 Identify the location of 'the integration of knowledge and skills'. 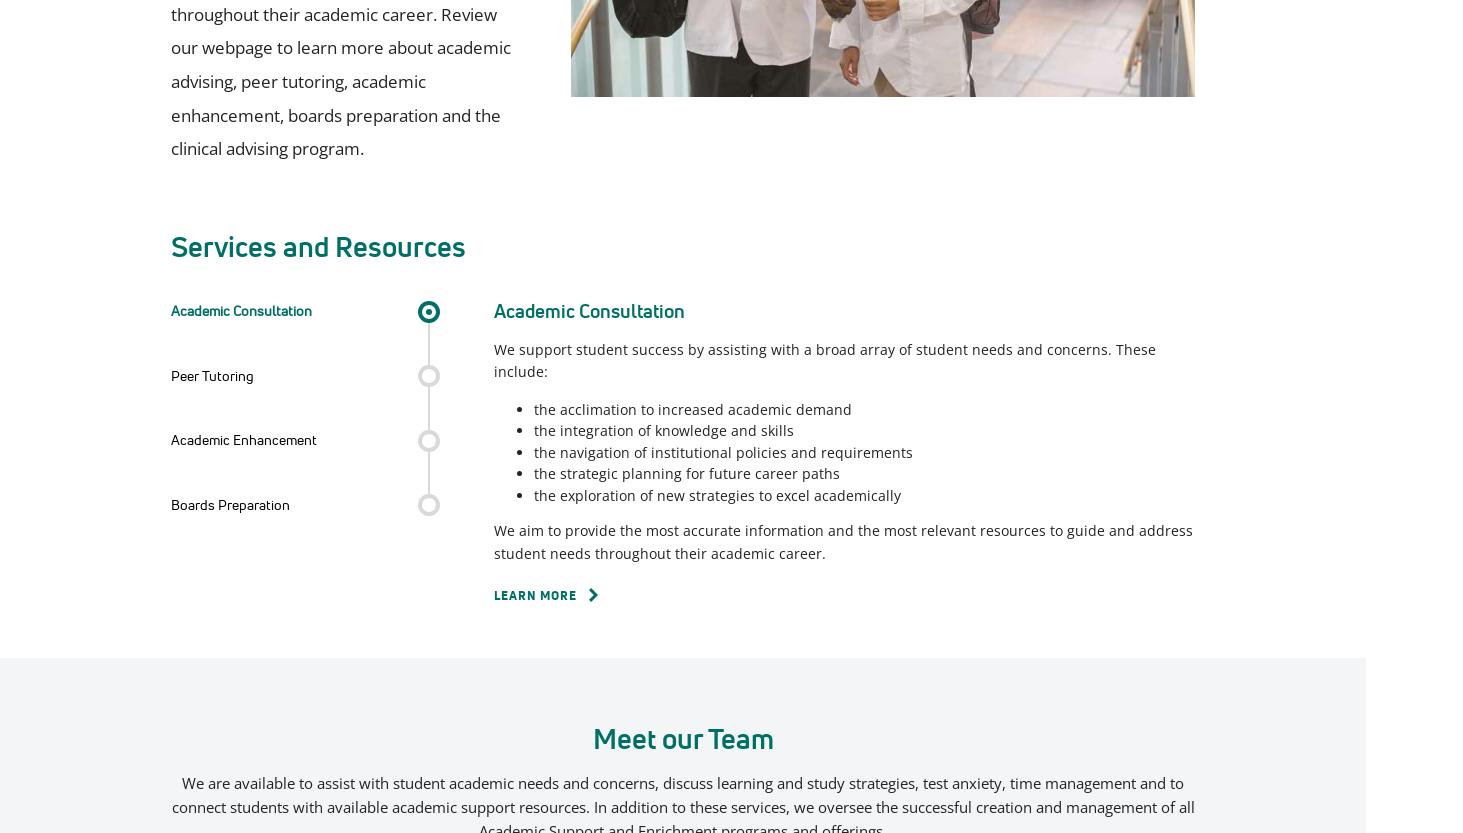
(663, 429).